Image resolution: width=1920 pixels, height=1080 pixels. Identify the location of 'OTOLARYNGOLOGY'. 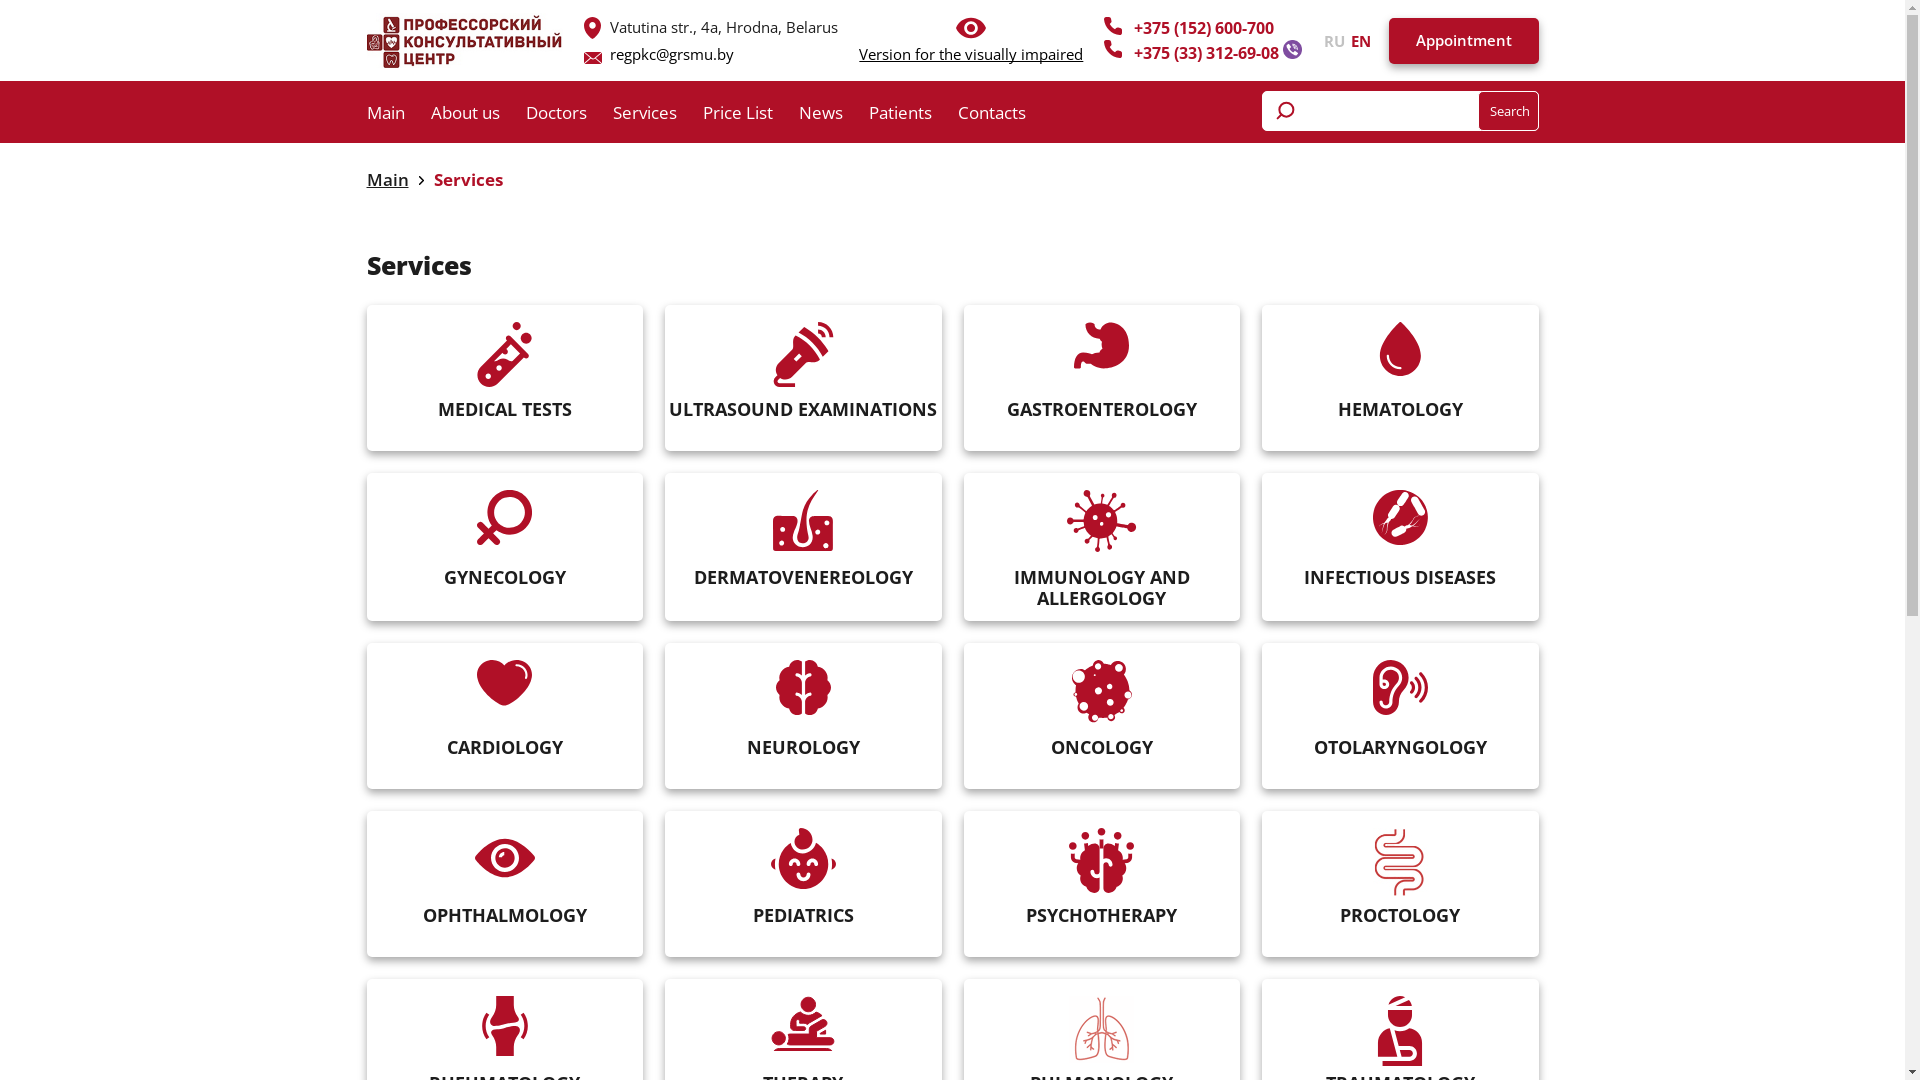
(1399, 716).